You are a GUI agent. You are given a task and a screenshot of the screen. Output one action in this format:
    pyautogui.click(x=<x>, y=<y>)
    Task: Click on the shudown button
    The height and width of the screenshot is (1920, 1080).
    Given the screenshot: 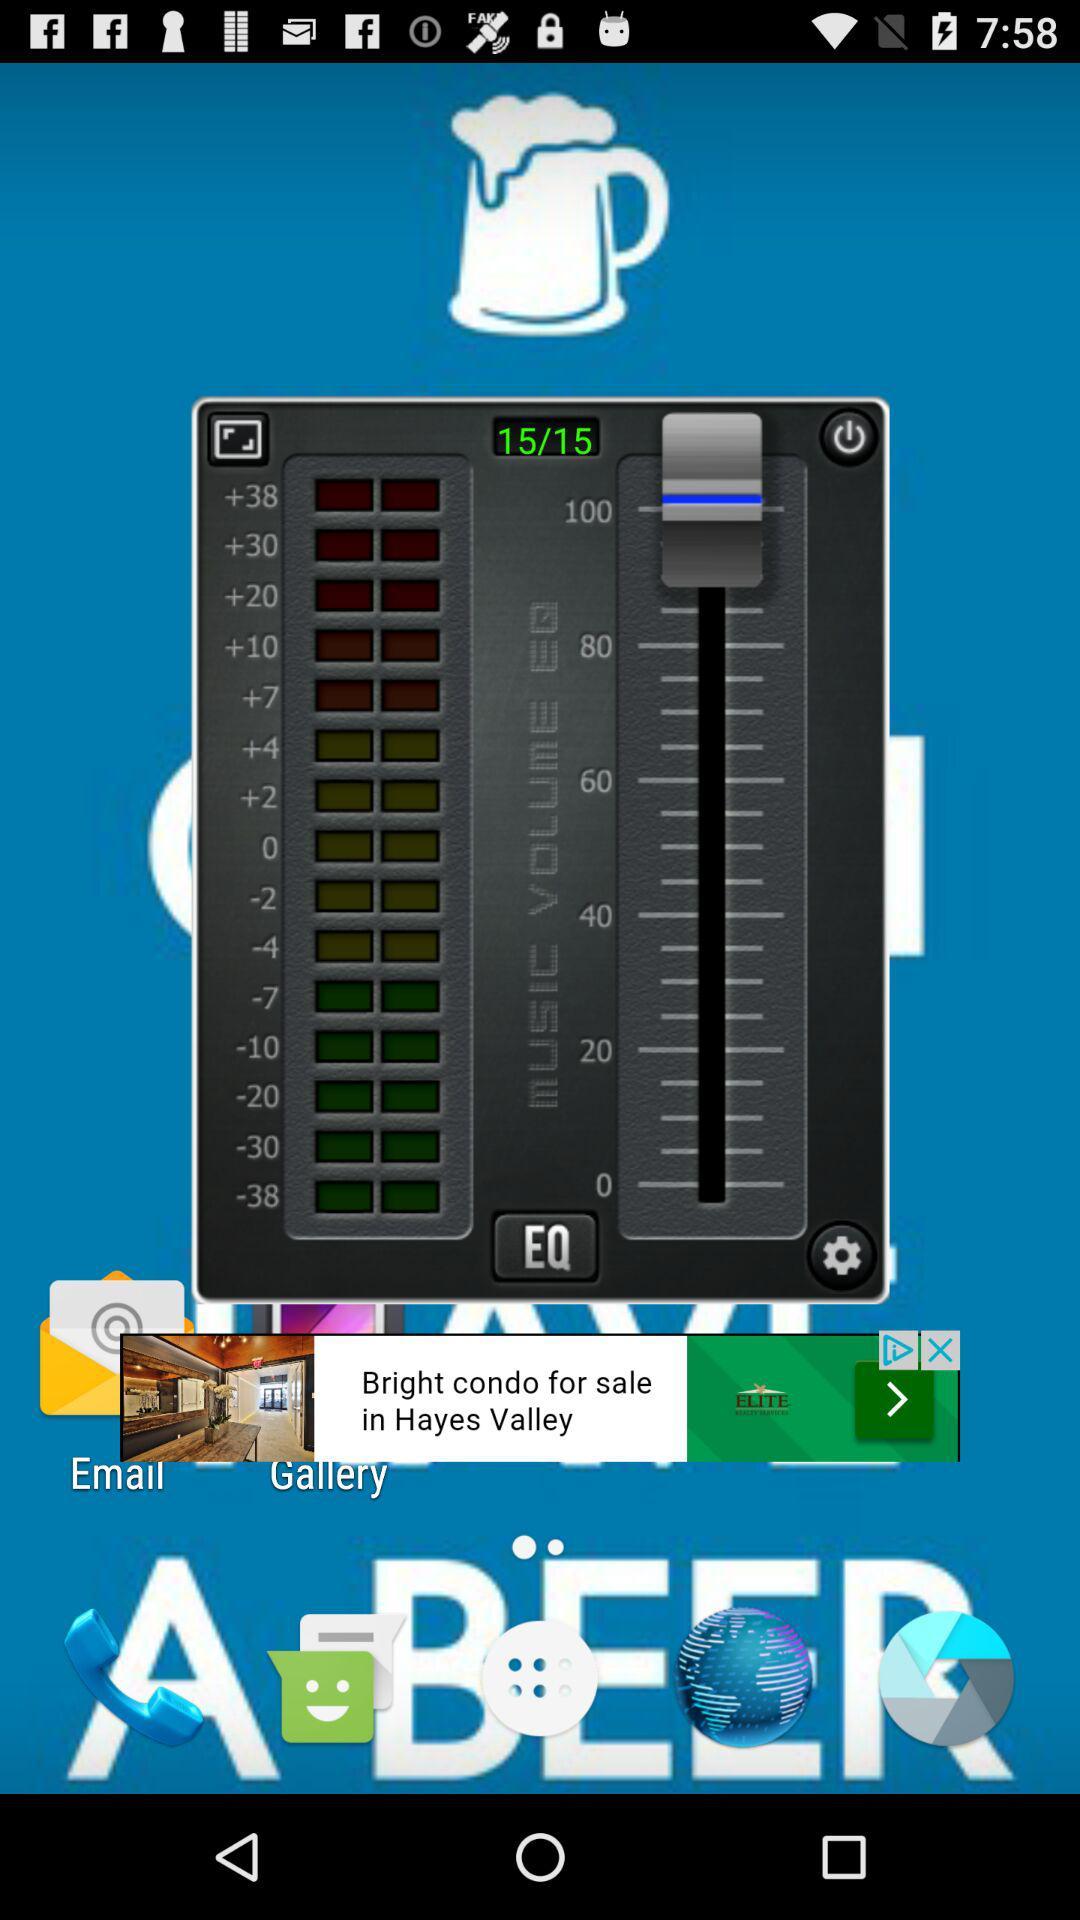 What is the action you would take?
    pyautogui.click(x=848, y=436)
    